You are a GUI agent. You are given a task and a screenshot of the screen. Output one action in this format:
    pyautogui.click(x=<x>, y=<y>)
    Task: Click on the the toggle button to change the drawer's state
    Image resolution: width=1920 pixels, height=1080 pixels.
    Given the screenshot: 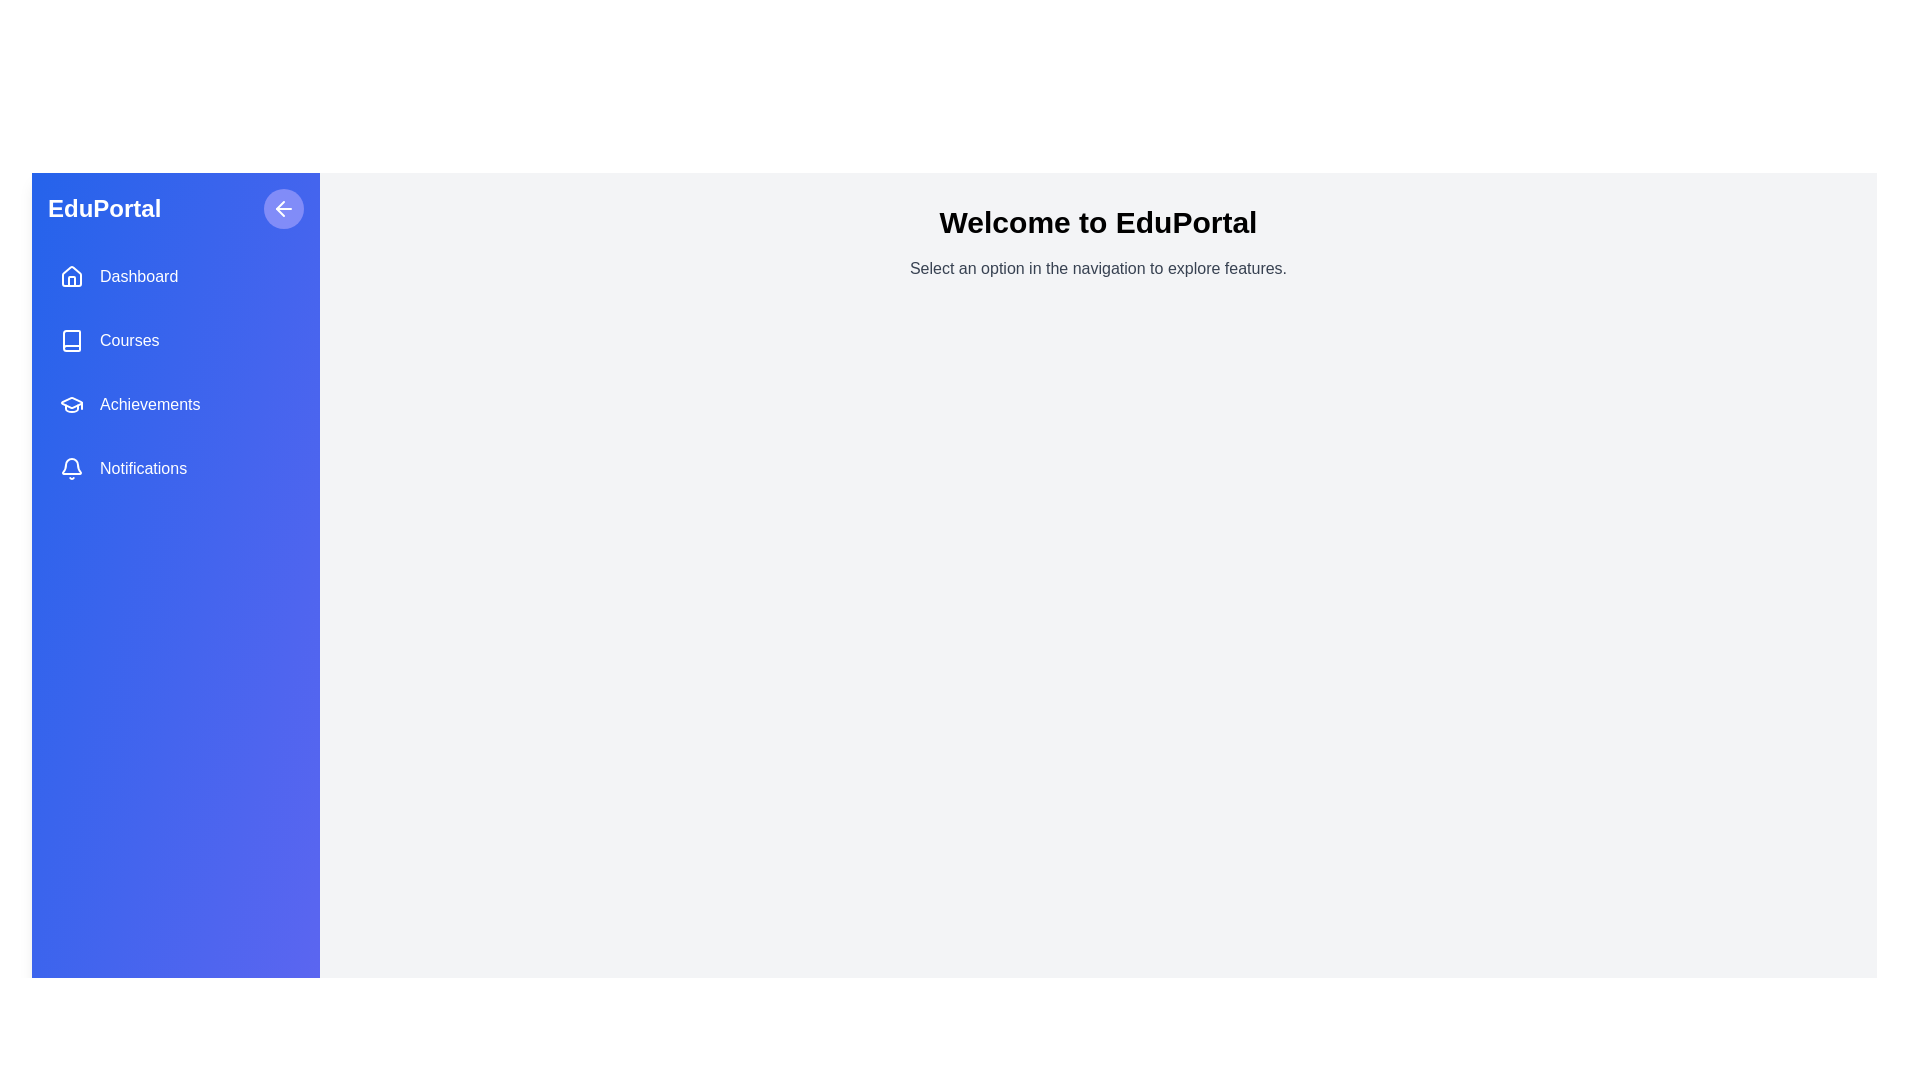 What is the action you would take?
    pyautogui.click(x=282, y=208)
    